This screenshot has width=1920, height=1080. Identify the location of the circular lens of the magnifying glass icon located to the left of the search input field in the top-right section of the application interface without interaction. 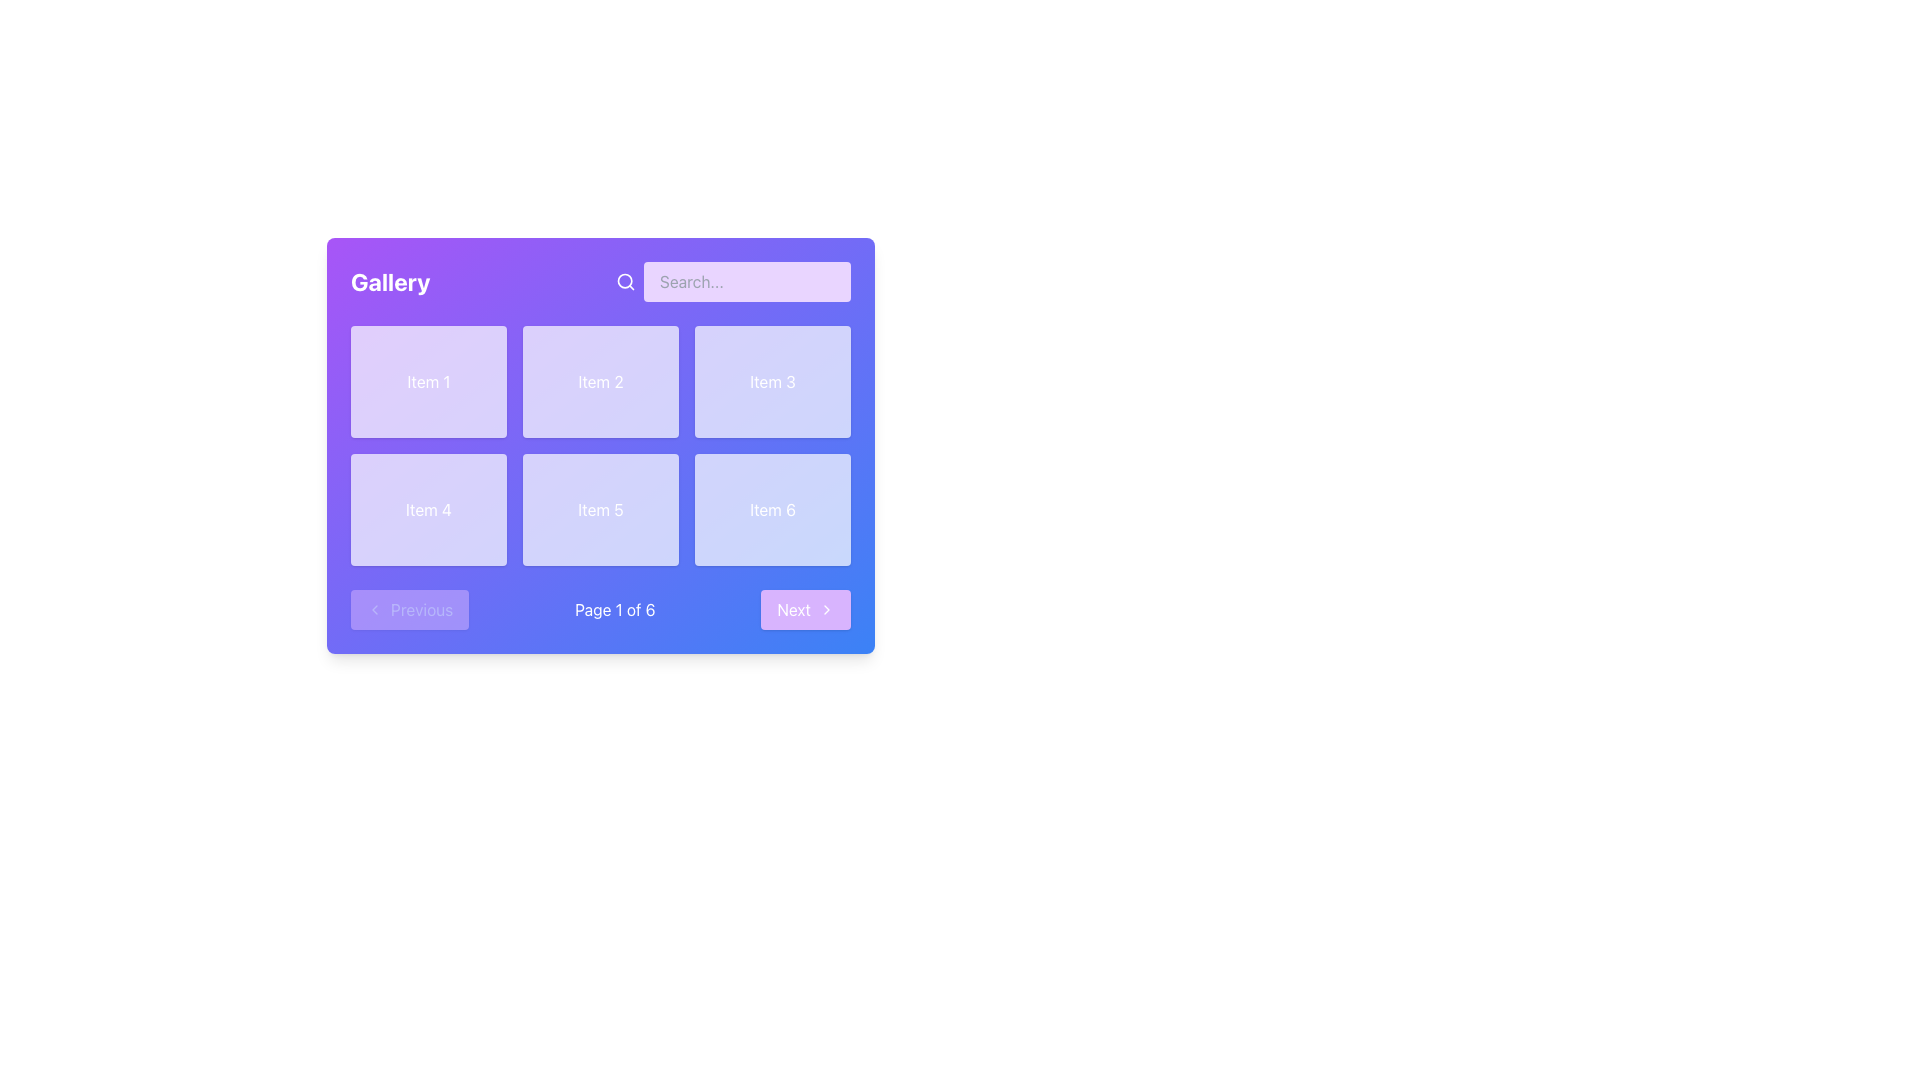
(624, 281).